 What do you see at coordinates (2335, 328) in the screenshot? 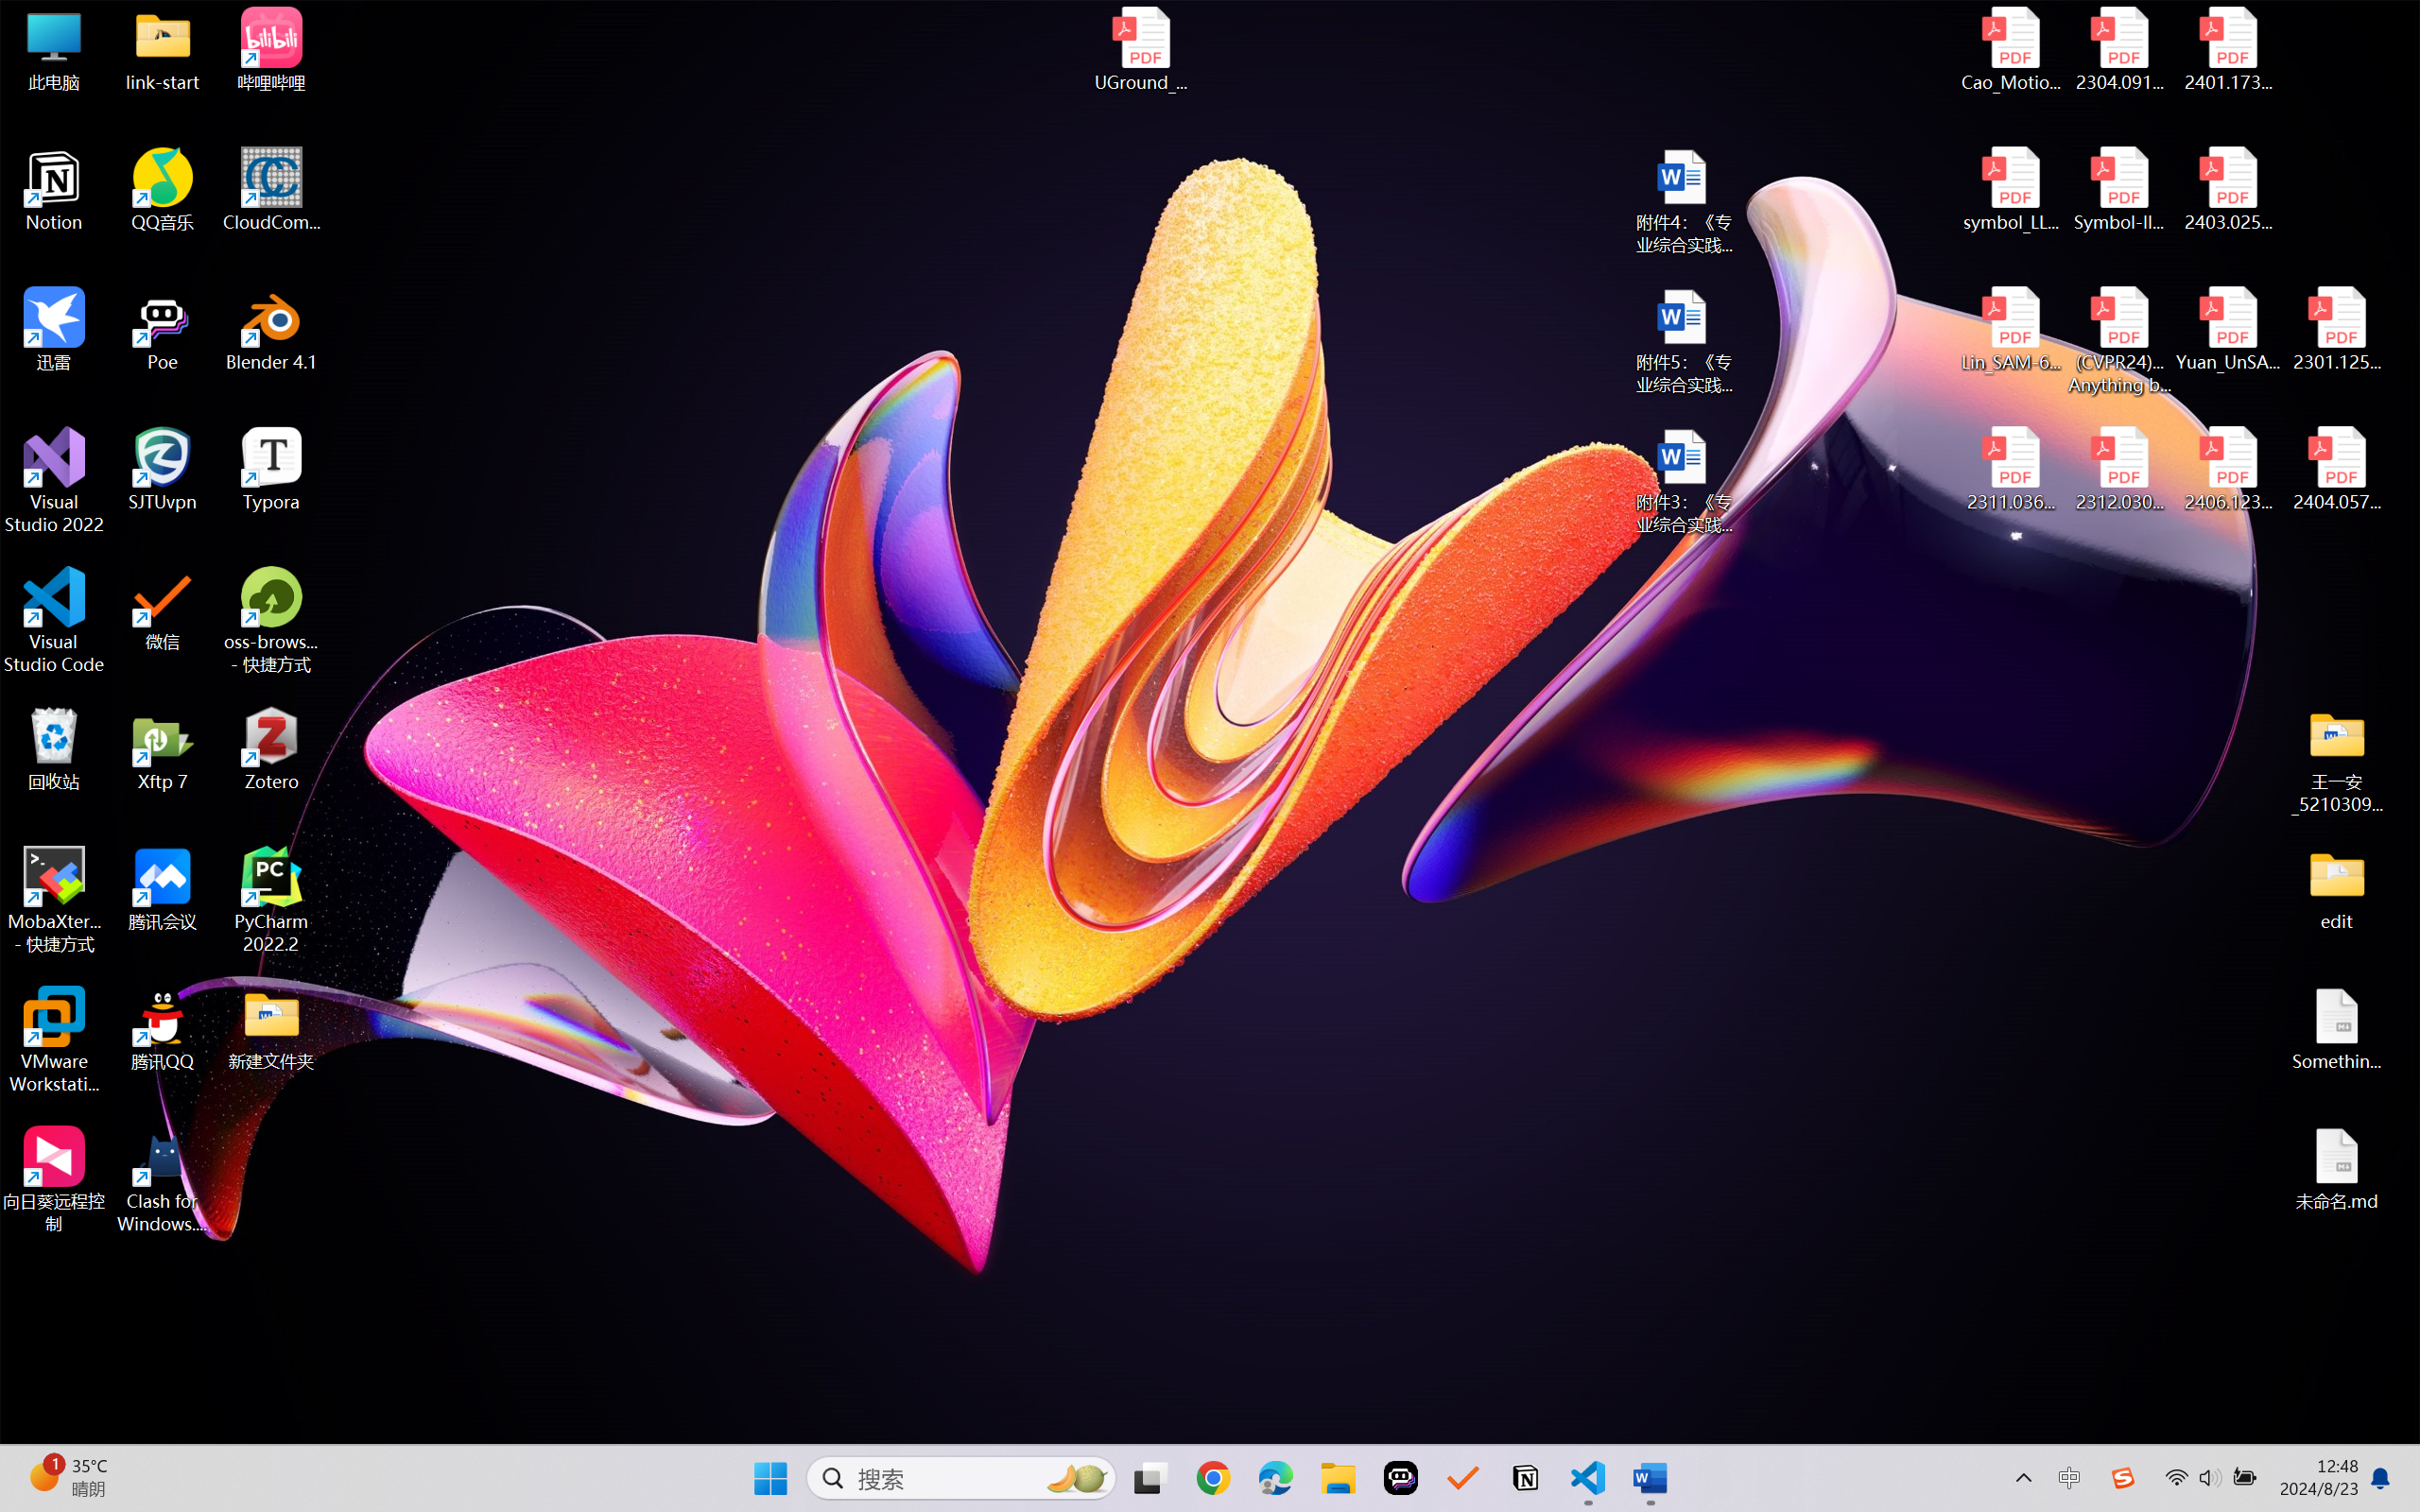
I see `'2301.12597v3.pdf'` at bounding box center [2335, 328].